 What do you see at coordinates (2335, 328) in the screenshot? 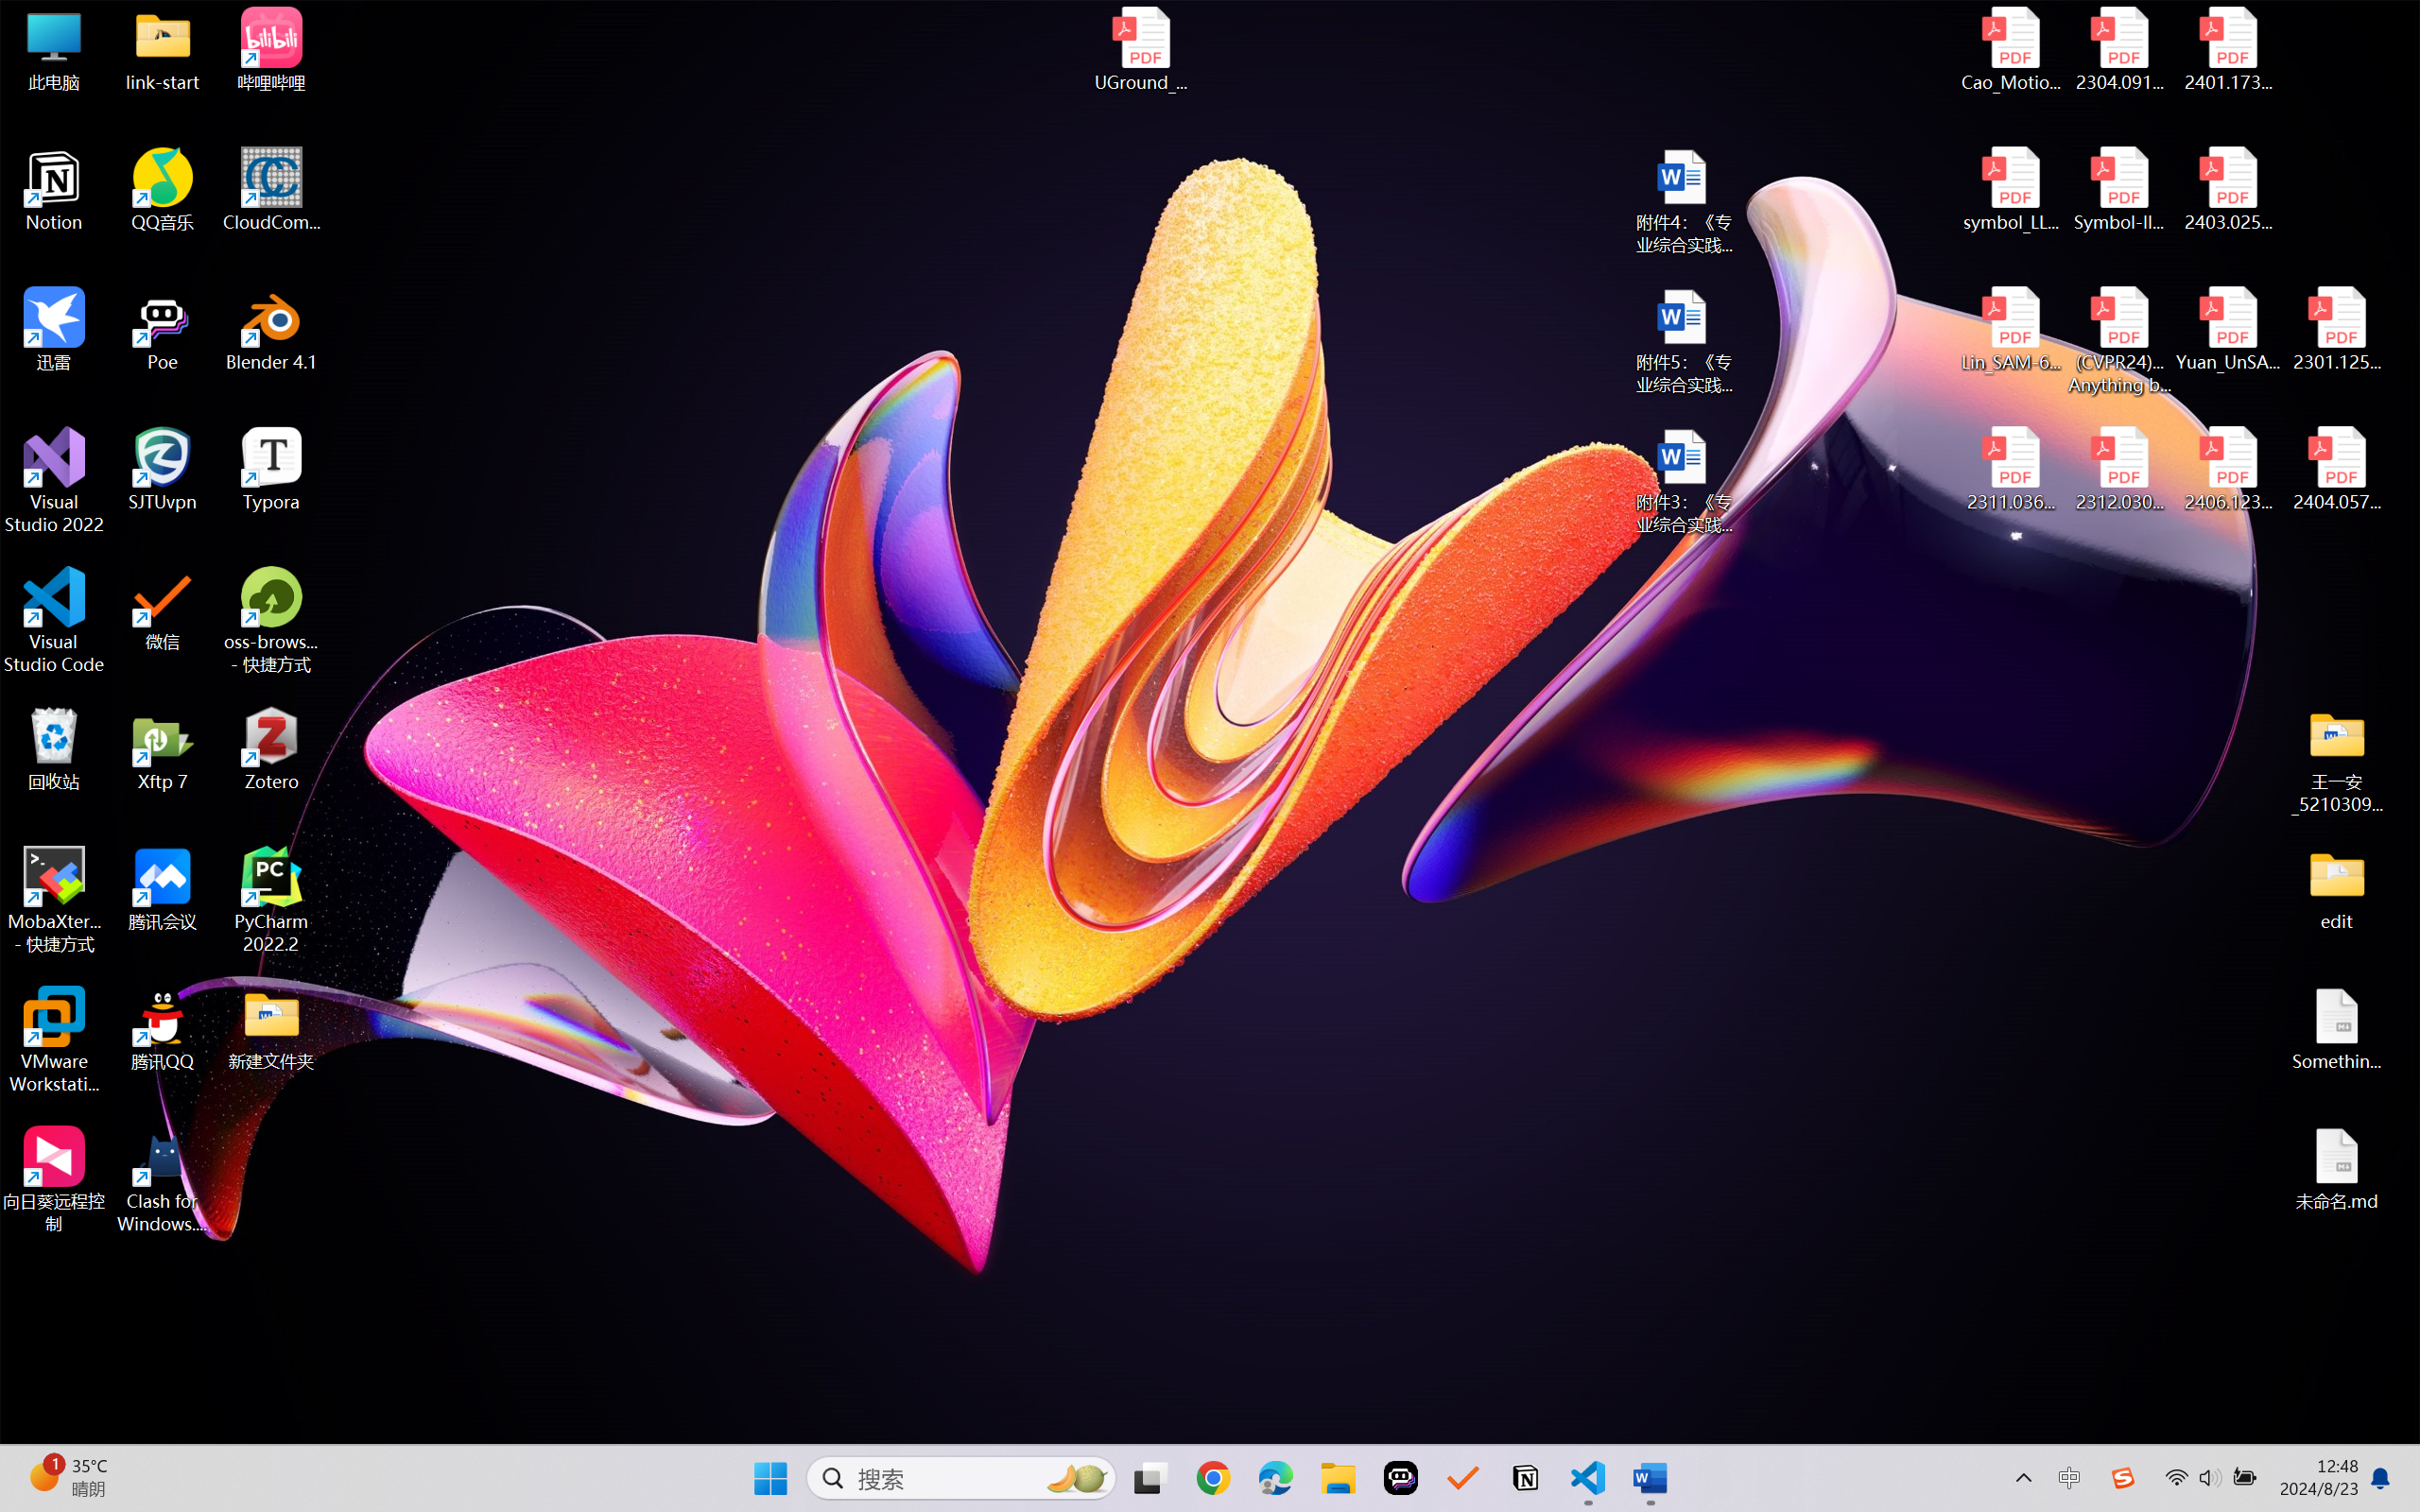
I see `'2301.12597v3.pdf'` at bounding box center [2335, 328].